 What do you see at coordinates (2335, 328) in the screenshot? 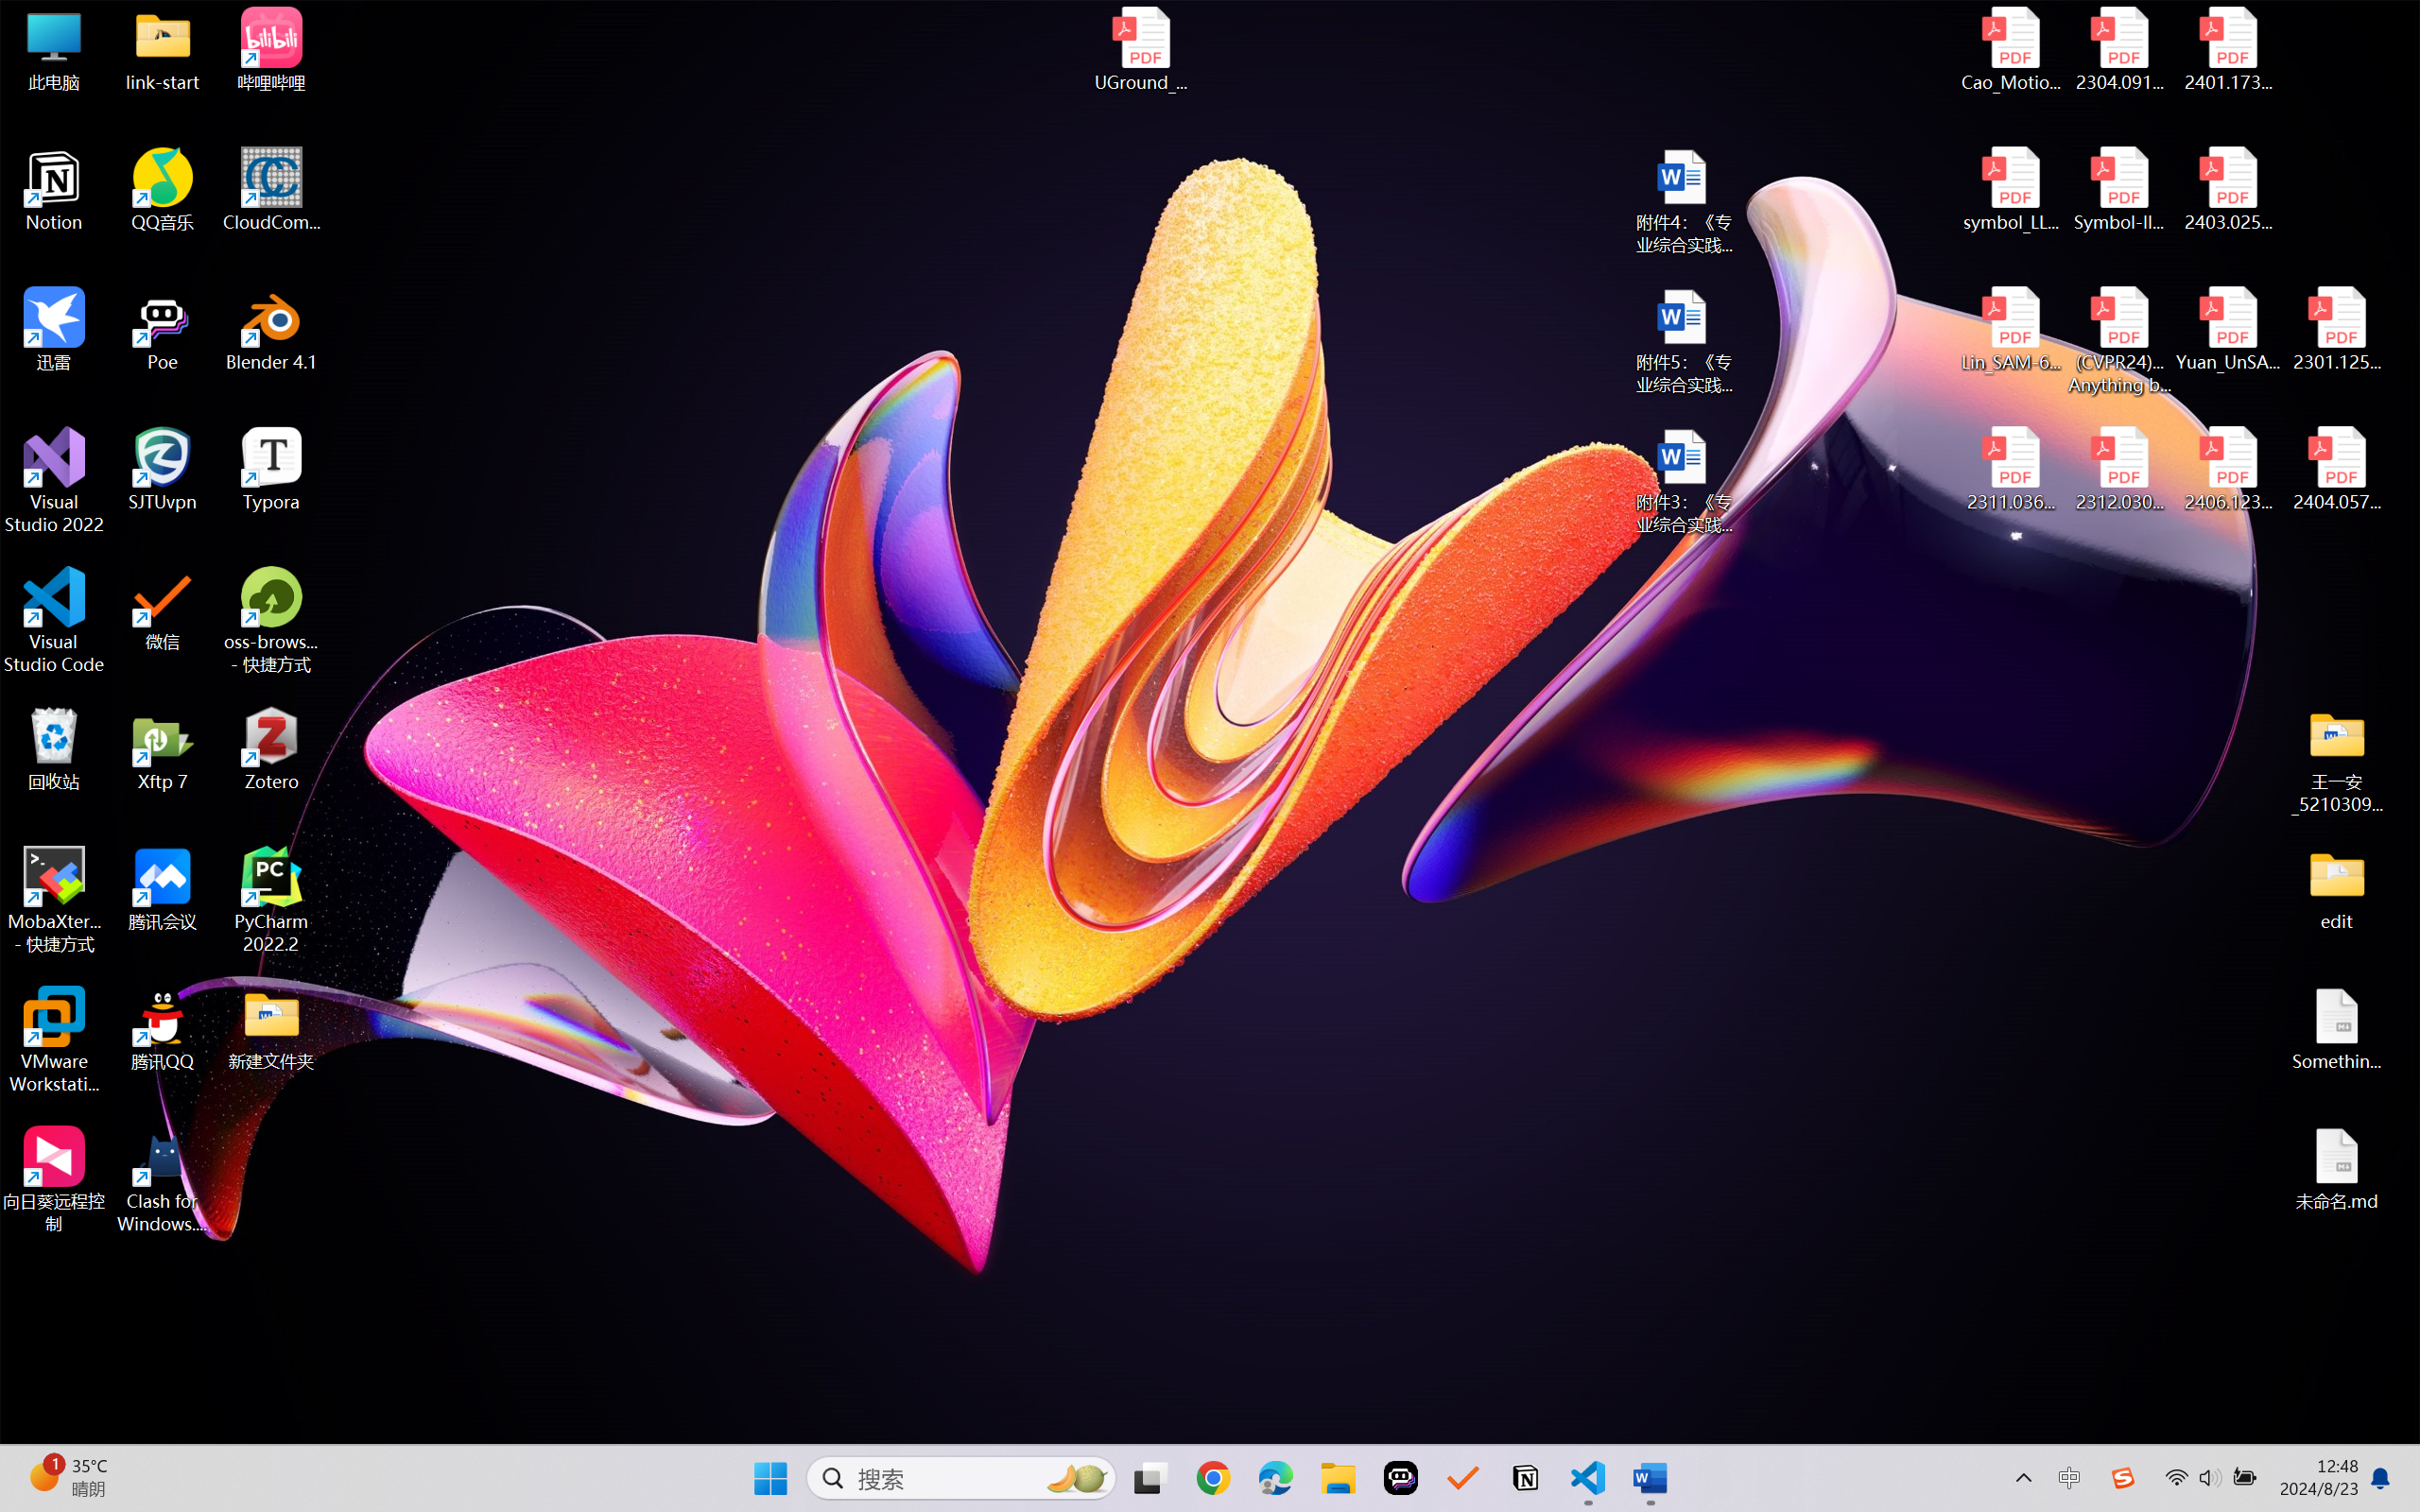
I see `'2301.12597v3.pdf'` at bounding box center [2335, 328].